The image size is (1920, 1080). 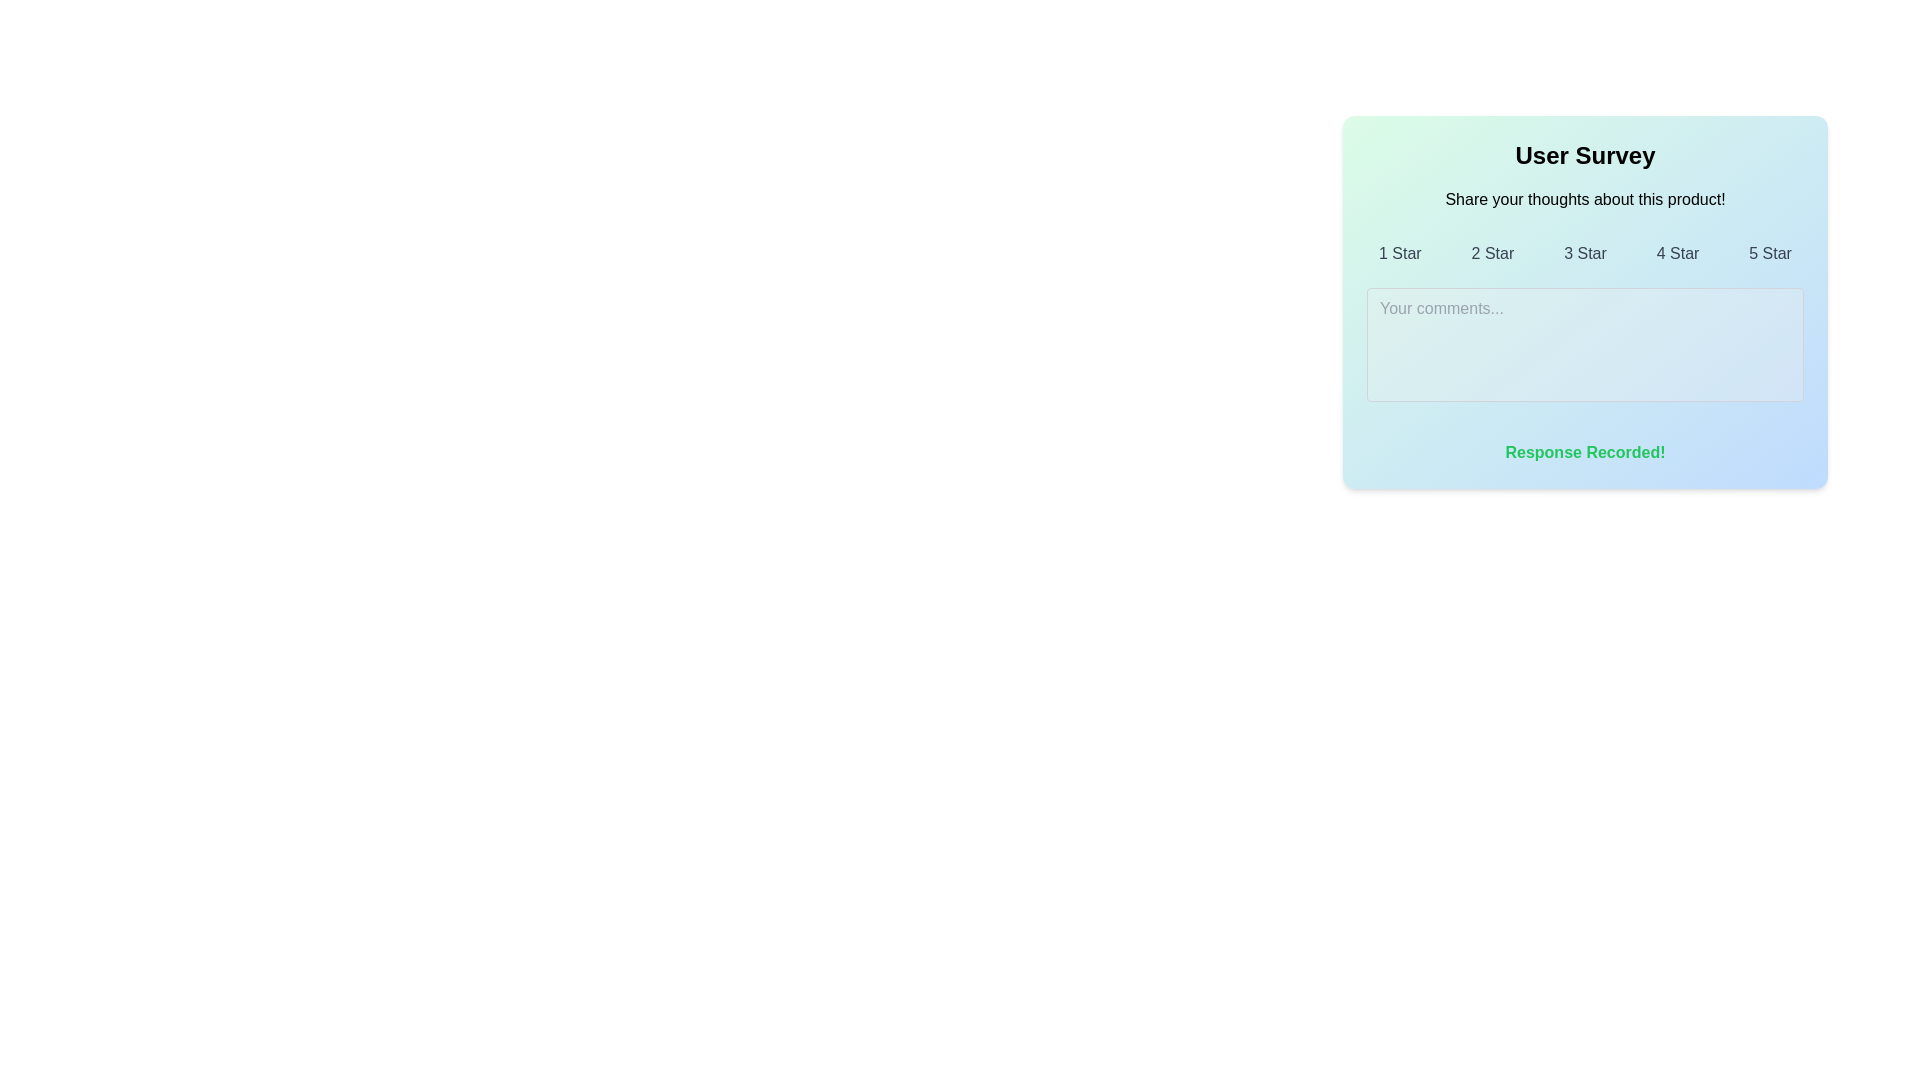 I want to click on the '5 Star' rating button in the star rating system, so click(x=1770, y=253).